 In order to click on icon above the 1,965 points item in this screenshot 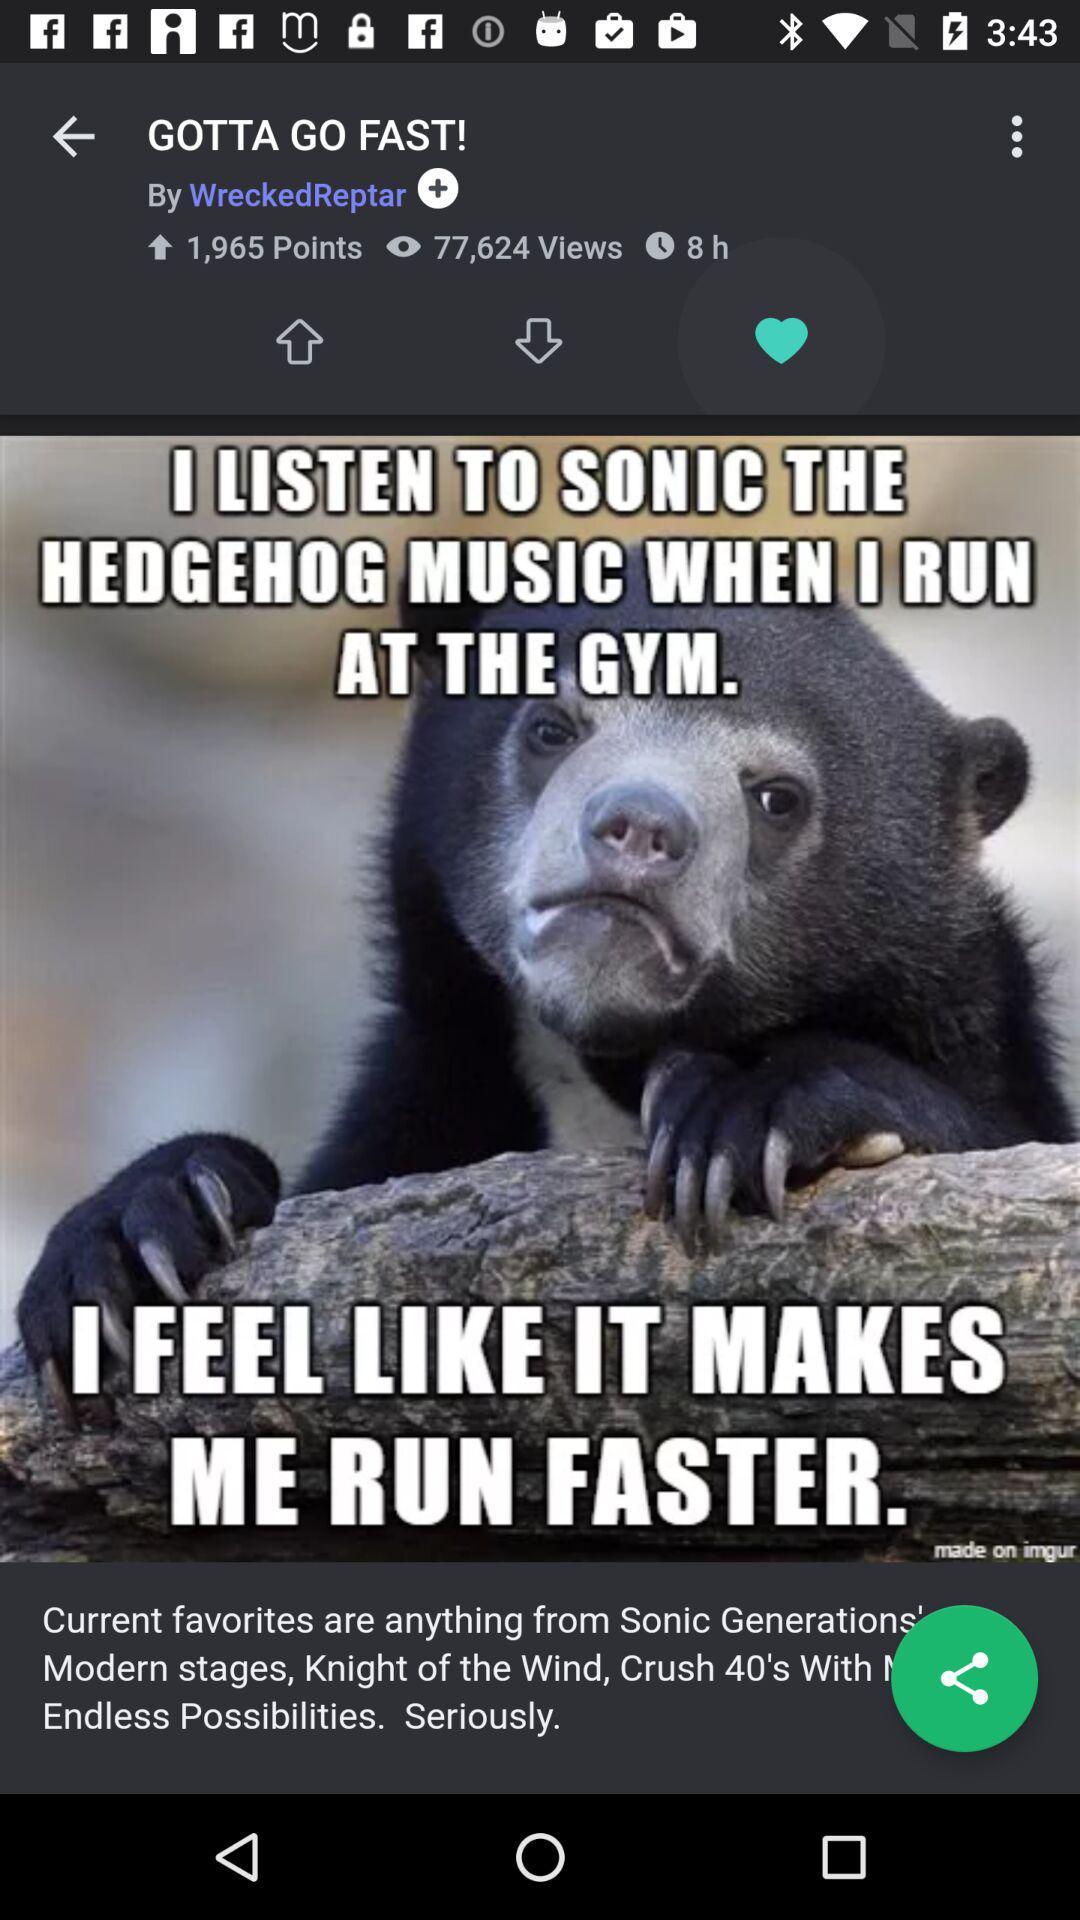, I will do `click(276, 193)`.